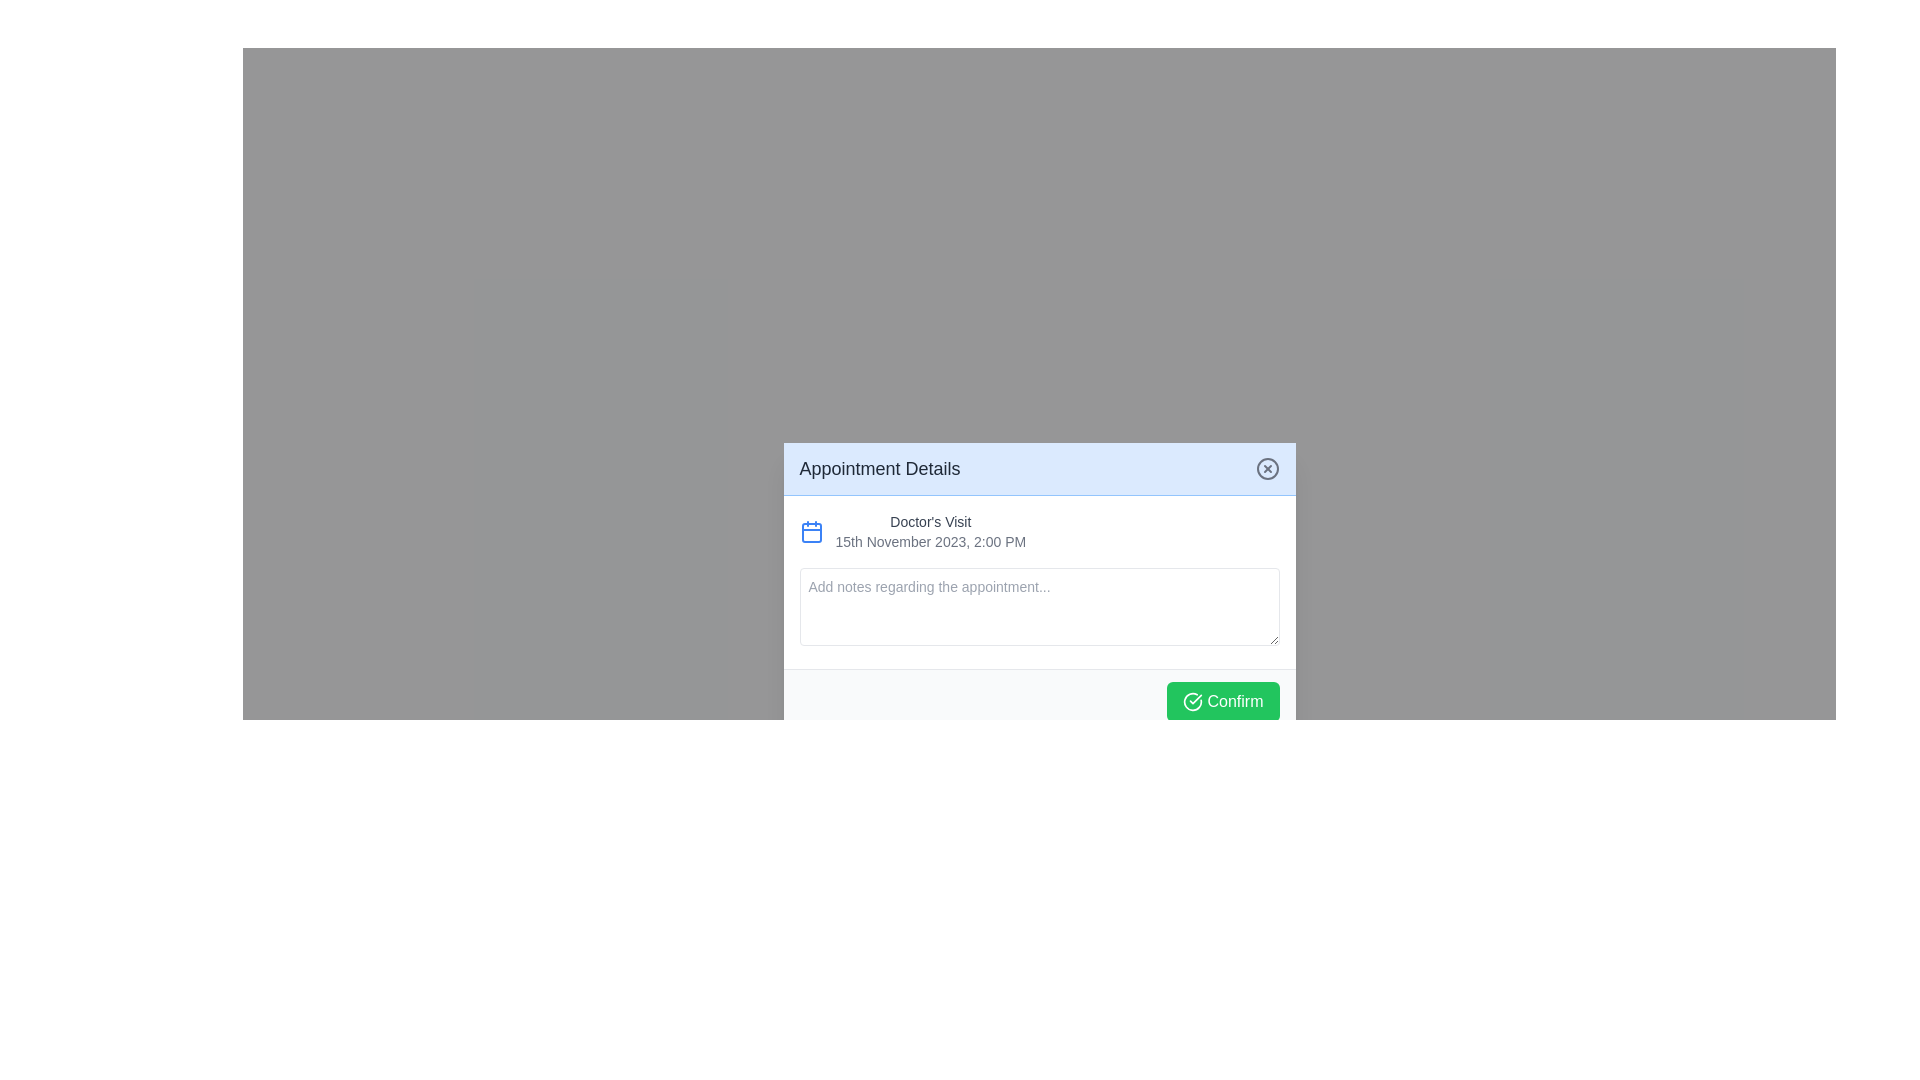  Describe the element at coordinates (929, 520) in the screenshot. I see `the text label displaying 'Doctor's Visit', which is in a medium-sized gray font and is positioned above the appointment date and time` at that location.